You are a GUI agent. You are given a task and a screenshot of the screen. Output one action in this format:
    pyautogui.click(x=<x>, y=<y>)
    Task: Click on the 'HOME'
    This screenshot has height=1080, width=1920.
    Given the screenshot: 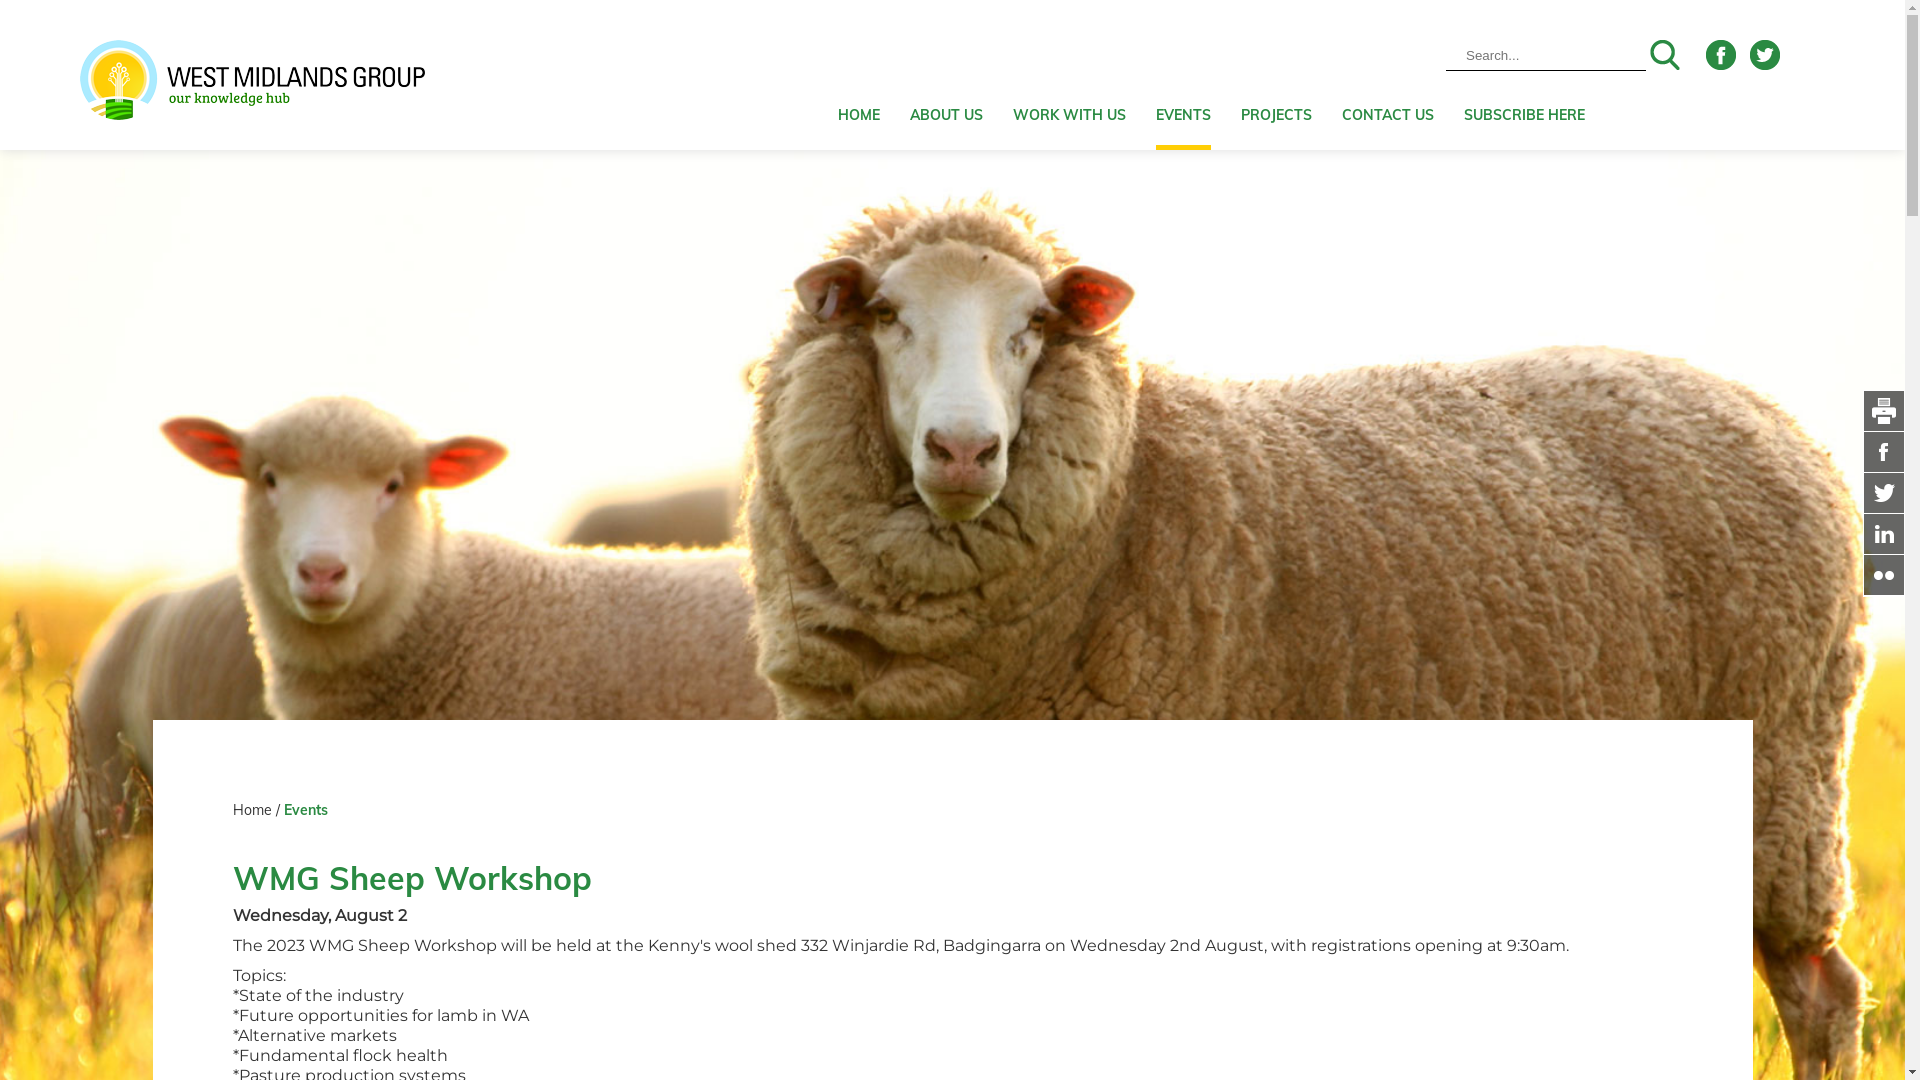 What is the action you would take?
    pyautogui.click(x=838, y=73)
    